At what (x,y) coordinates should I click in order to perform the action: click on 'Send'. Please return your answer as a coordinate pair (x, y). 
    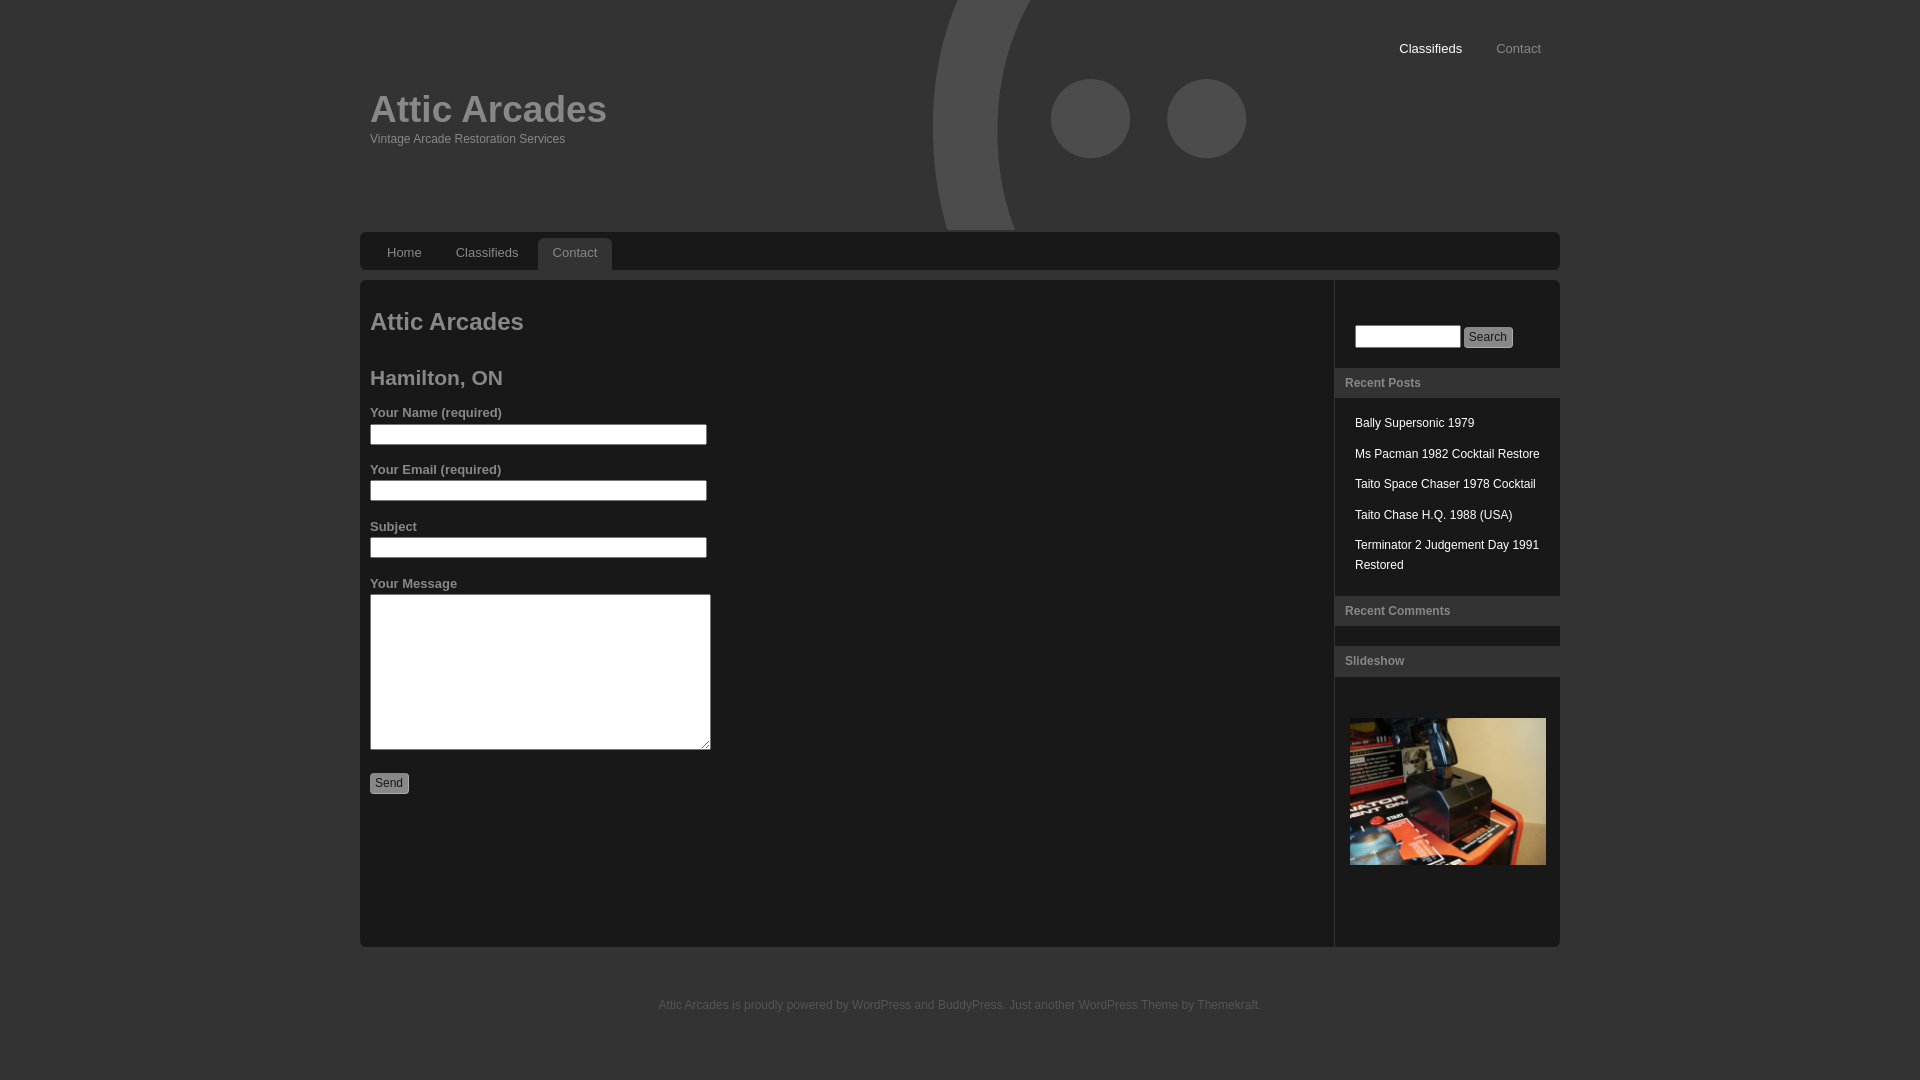
    Looking at the image, I should click on (389, 782).